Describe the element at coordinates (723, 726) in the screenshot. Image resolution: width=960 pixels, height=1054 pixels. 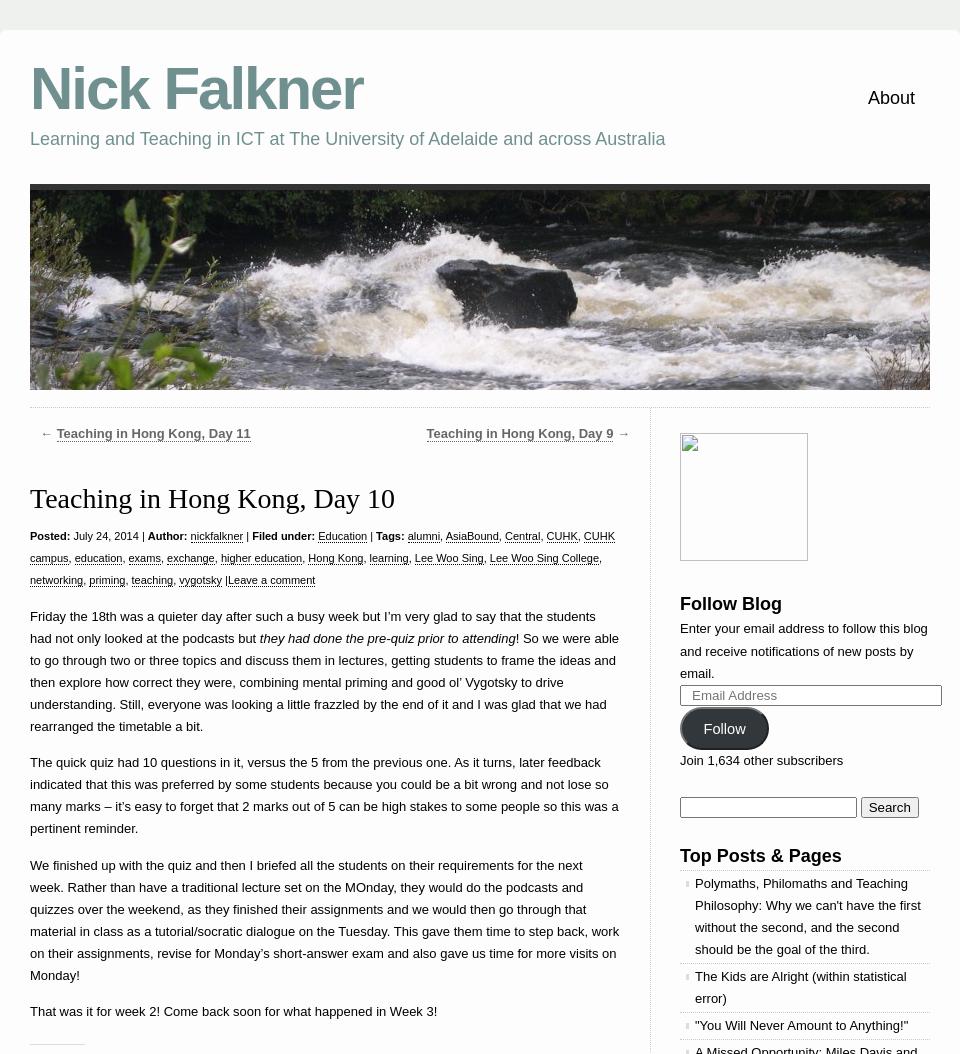
I see `'Follow'` at that location.